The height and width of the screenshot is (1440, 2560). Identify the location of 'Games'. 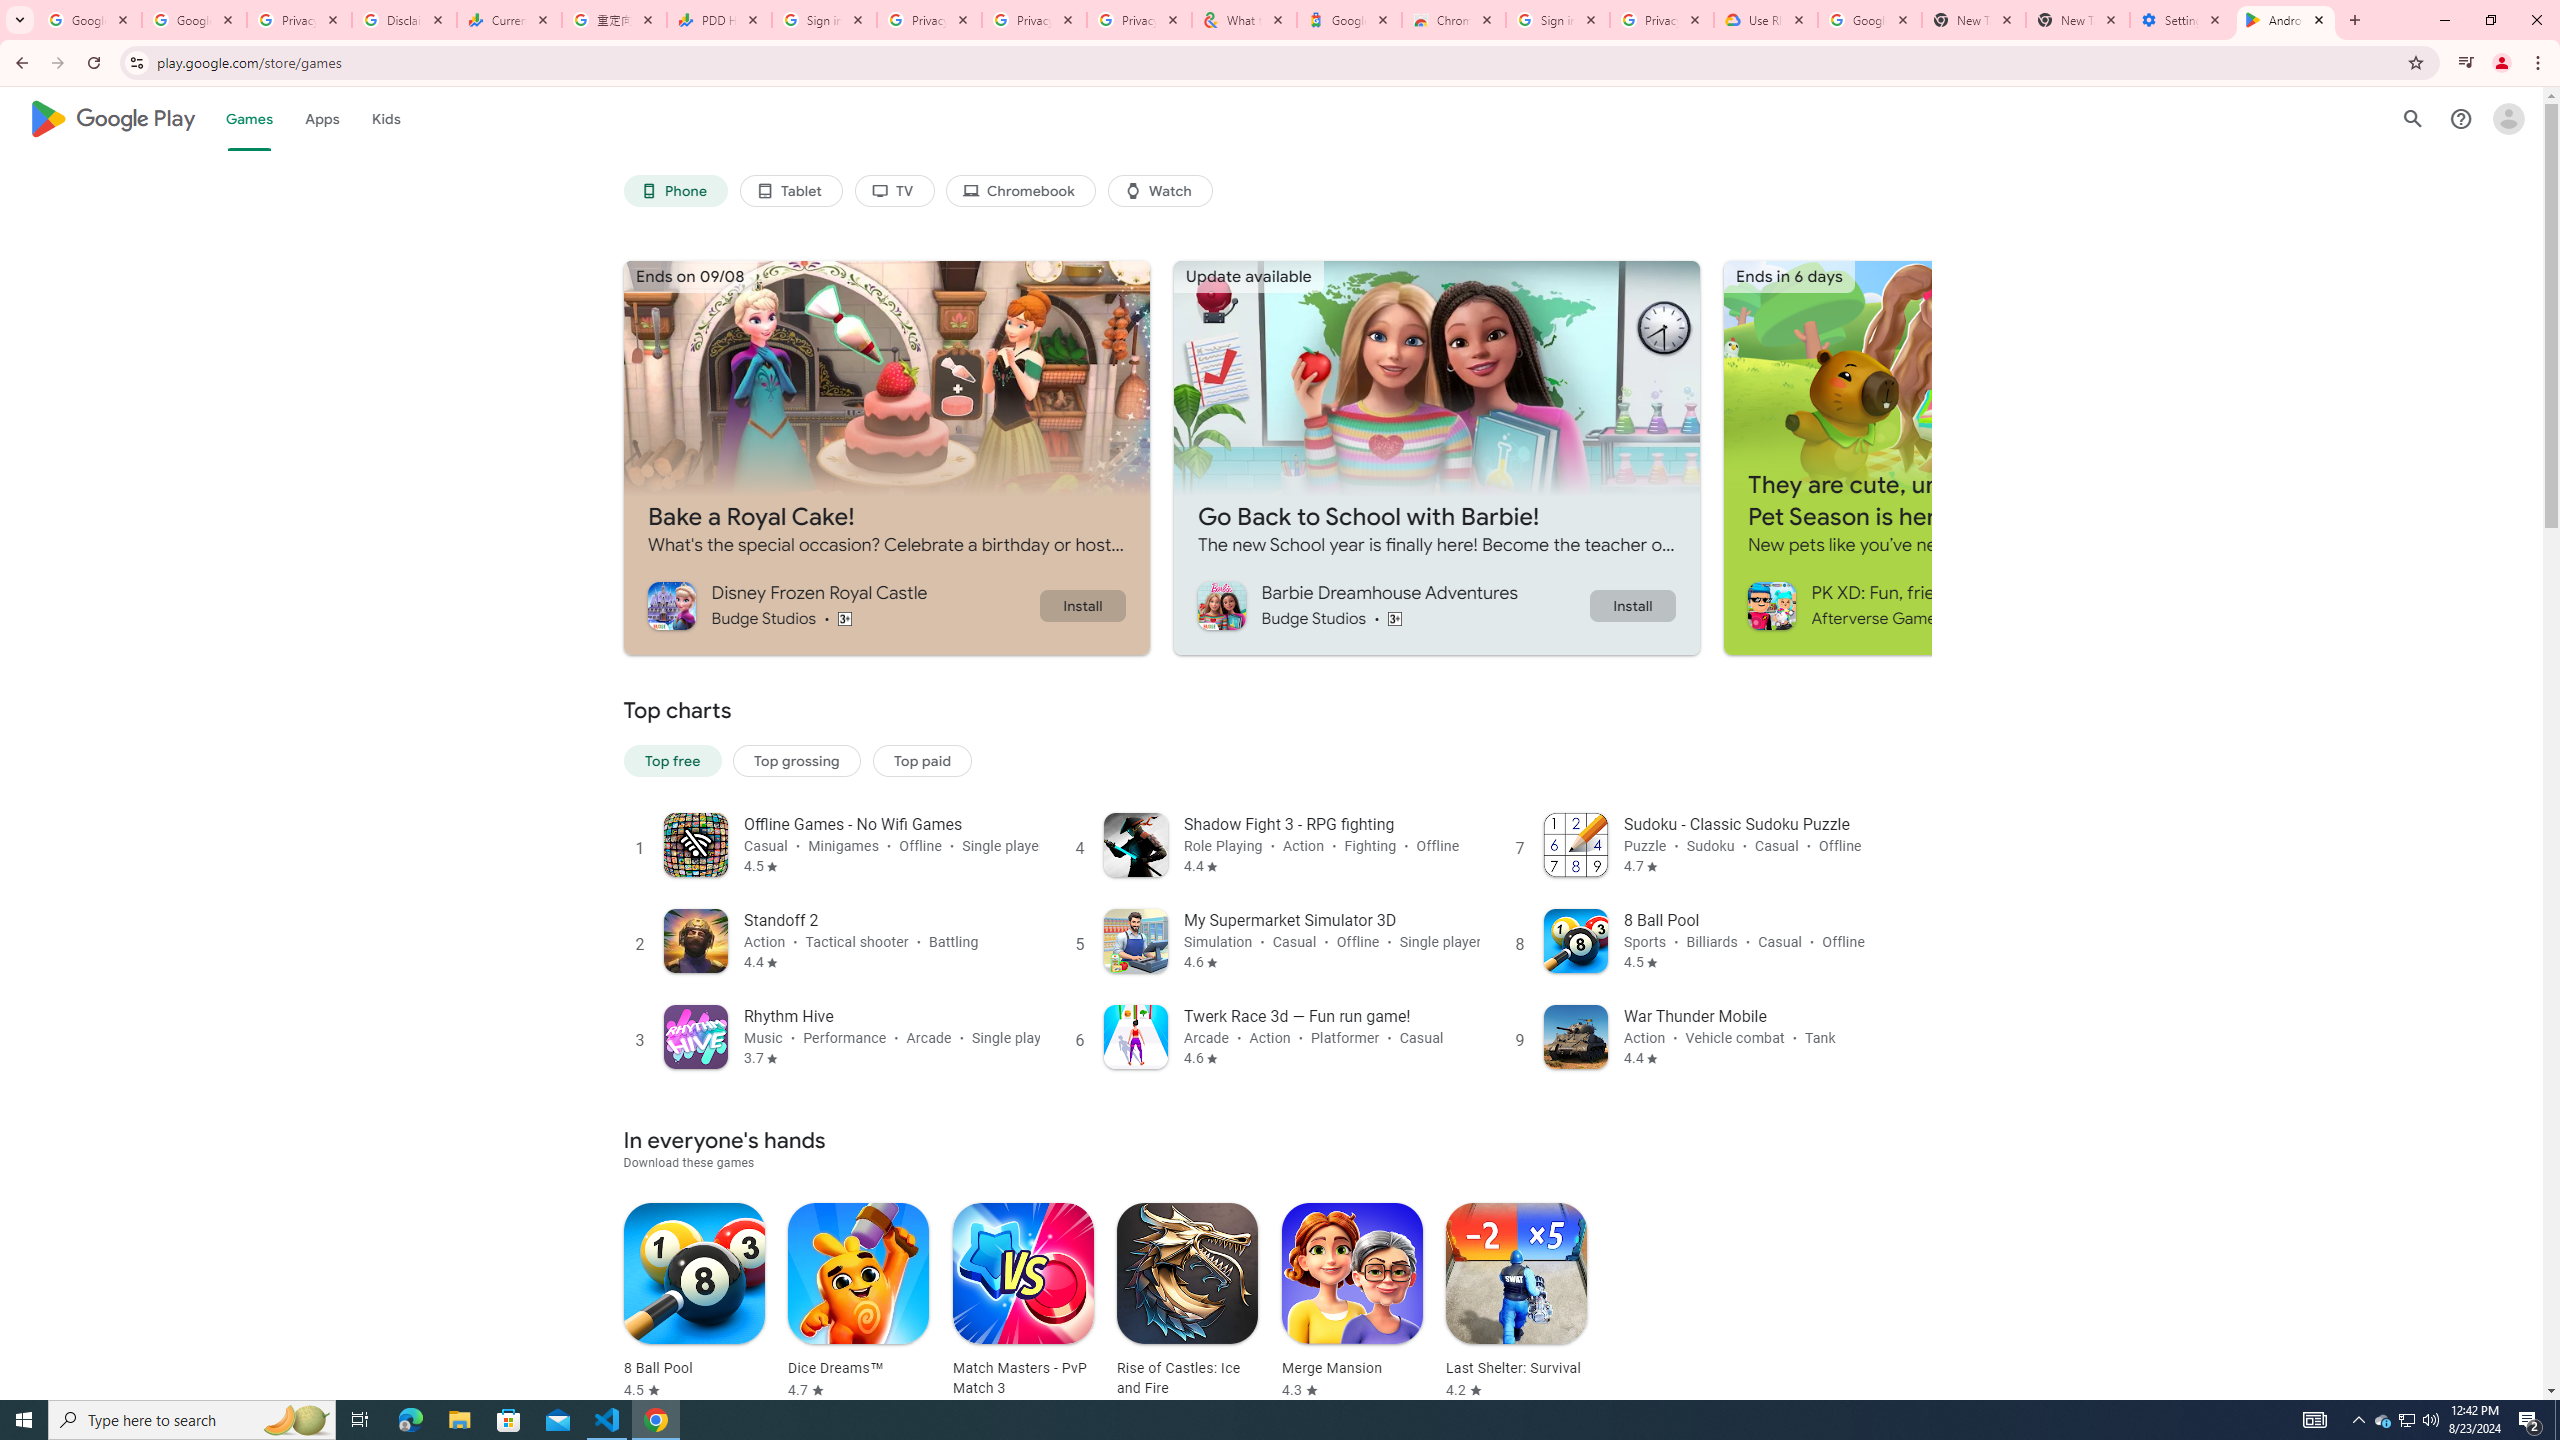
(248, 118).